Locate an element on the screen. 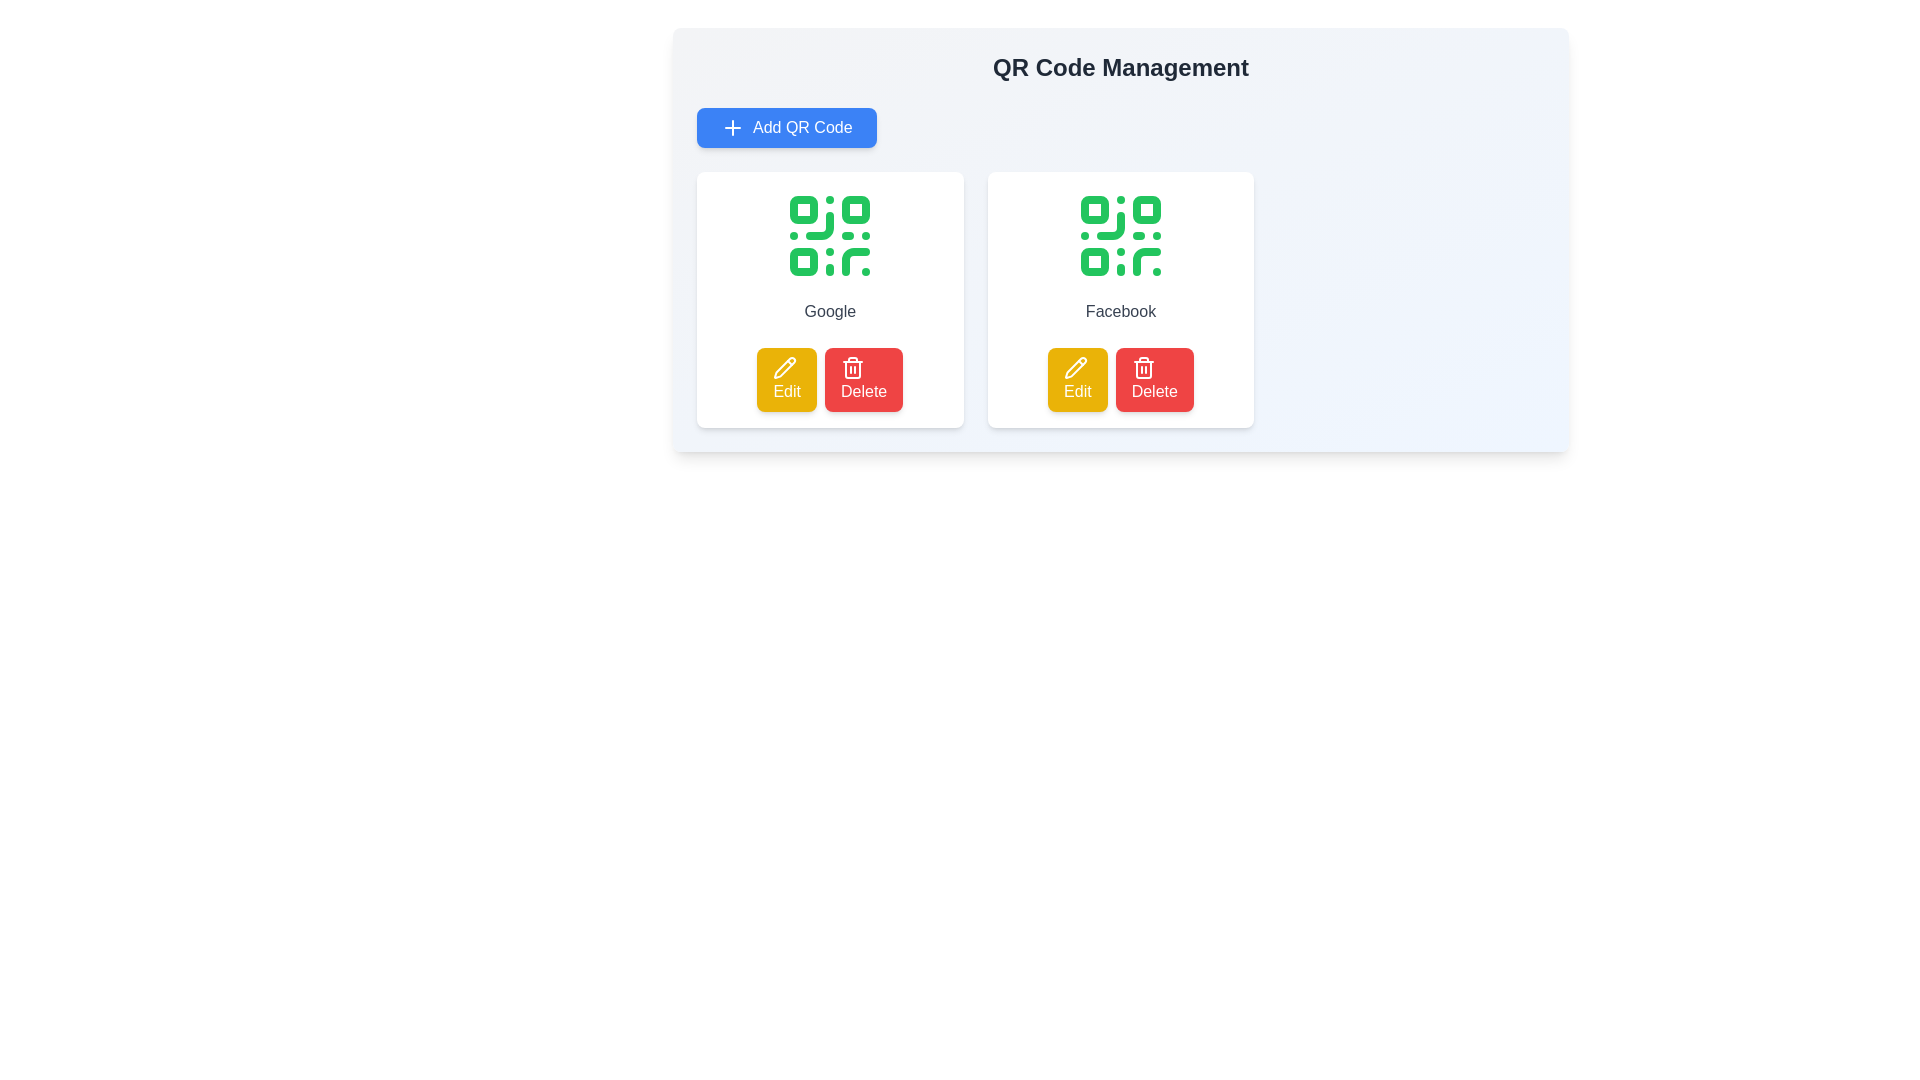  the square-shaped Decorative QR code segment with green coloring located in the top-left corner of the left QR code on the page is located at coordinates (804, 209).